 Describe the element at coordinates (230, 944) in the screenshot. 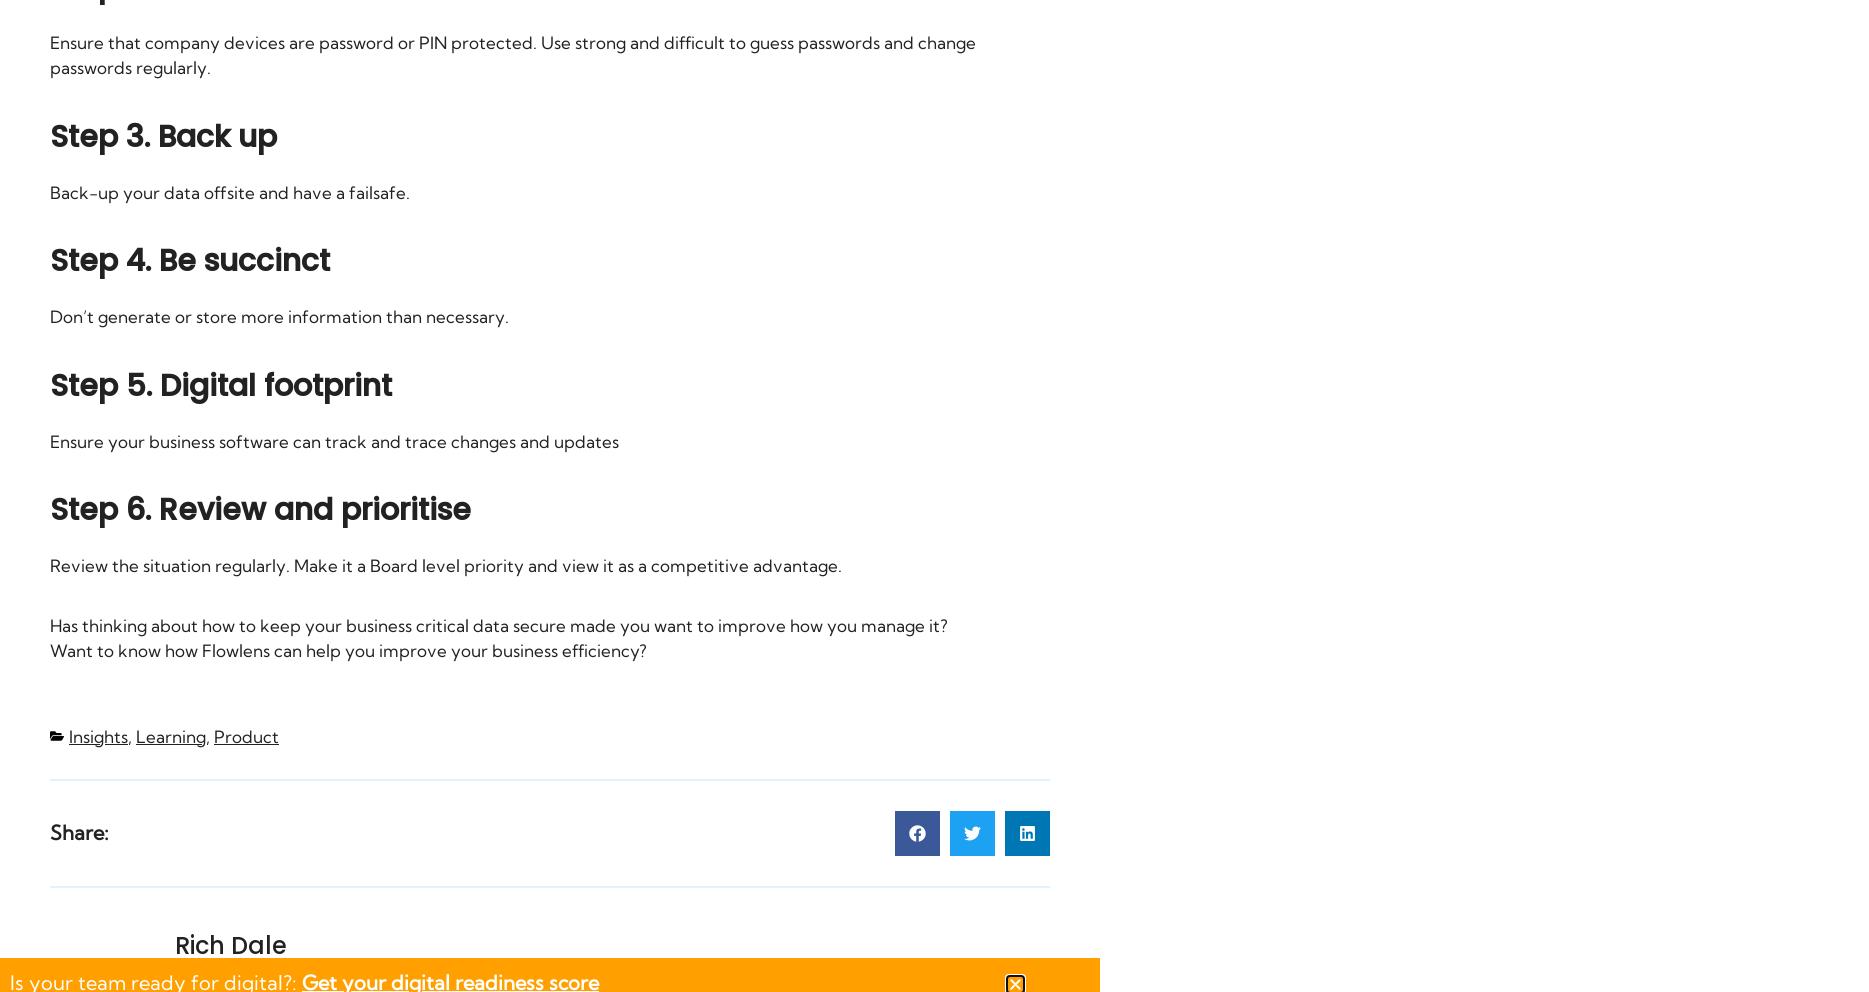

I see `'Rich Dale'` at that location.